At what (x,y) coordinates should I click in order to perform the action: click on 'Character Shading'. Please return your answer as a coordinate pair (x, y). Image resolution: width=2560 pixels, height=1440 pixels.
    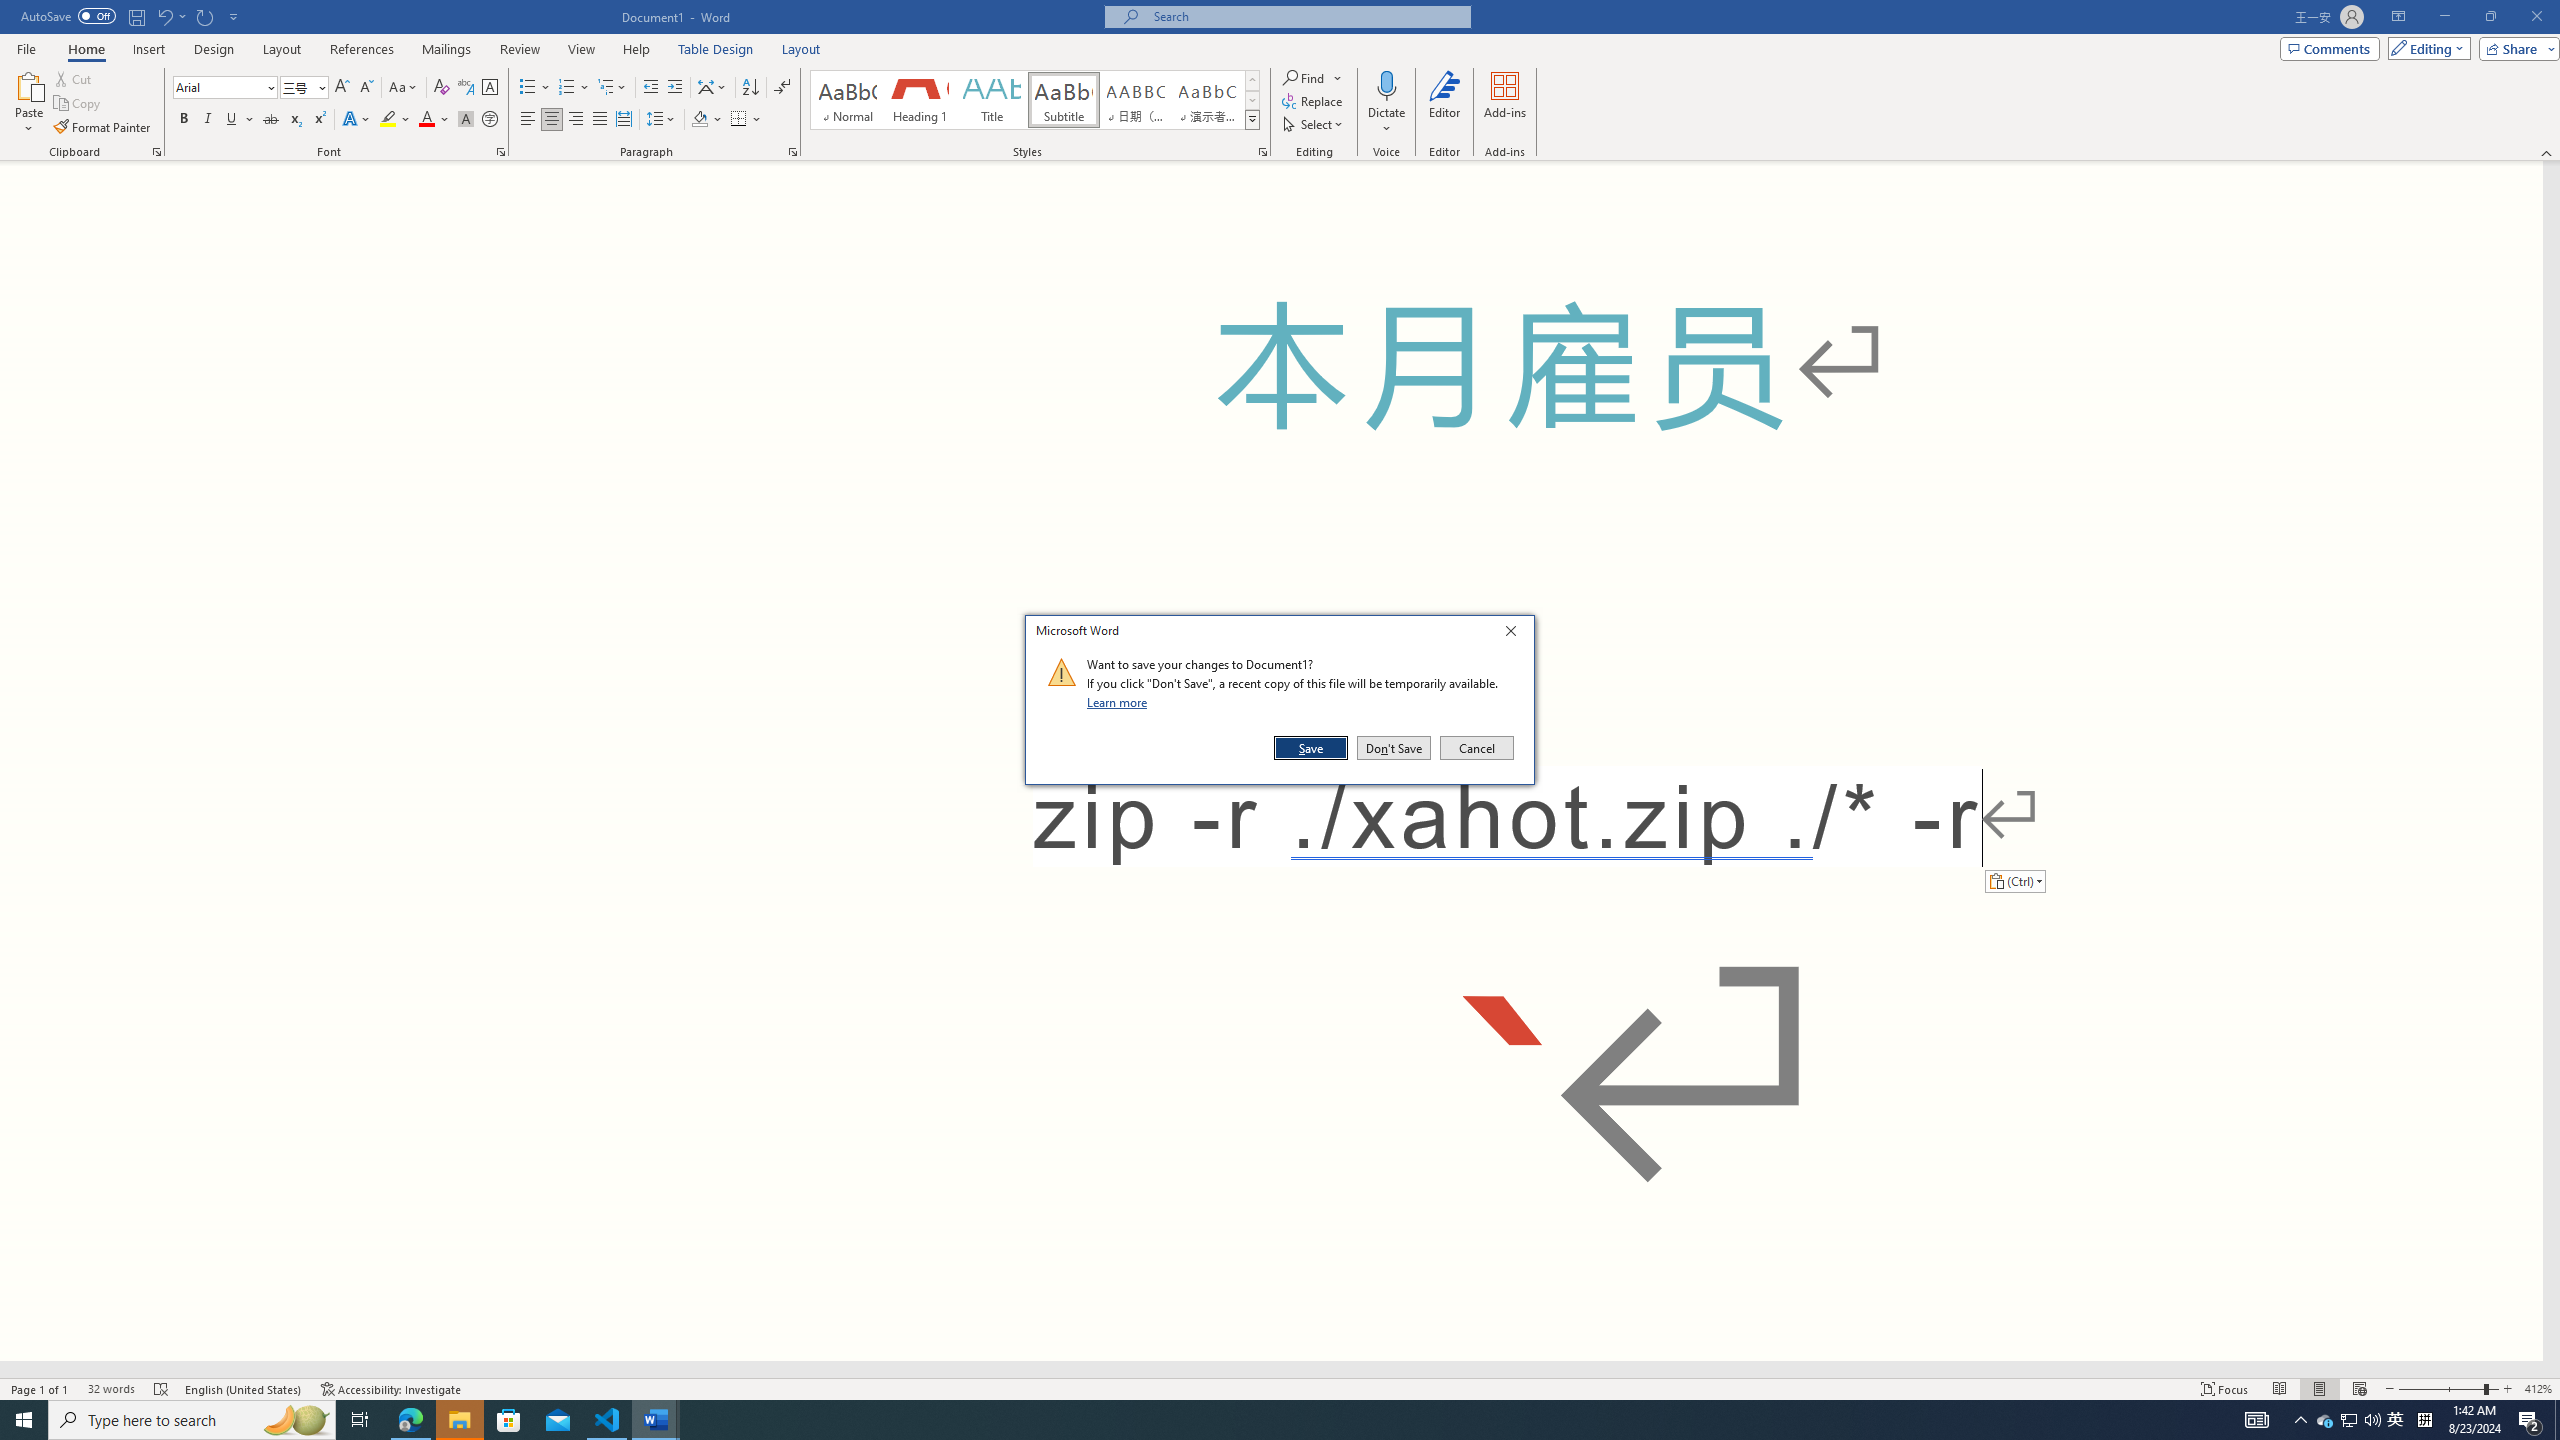
    Looking at the image, I should click on (464, 118).